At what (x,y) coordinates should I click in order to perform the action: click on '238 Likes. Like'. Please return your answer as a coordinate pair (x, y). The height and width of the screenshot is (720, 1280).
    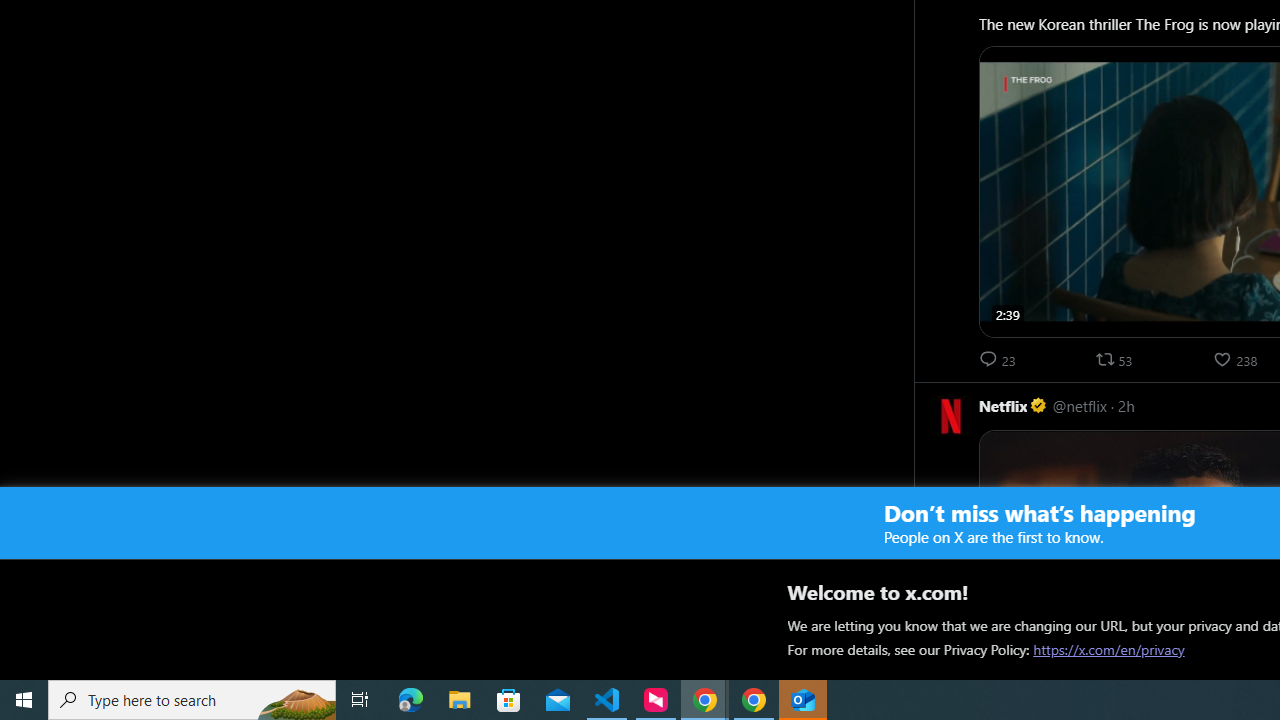
    Looking at the image, I should click on (1236, 358).